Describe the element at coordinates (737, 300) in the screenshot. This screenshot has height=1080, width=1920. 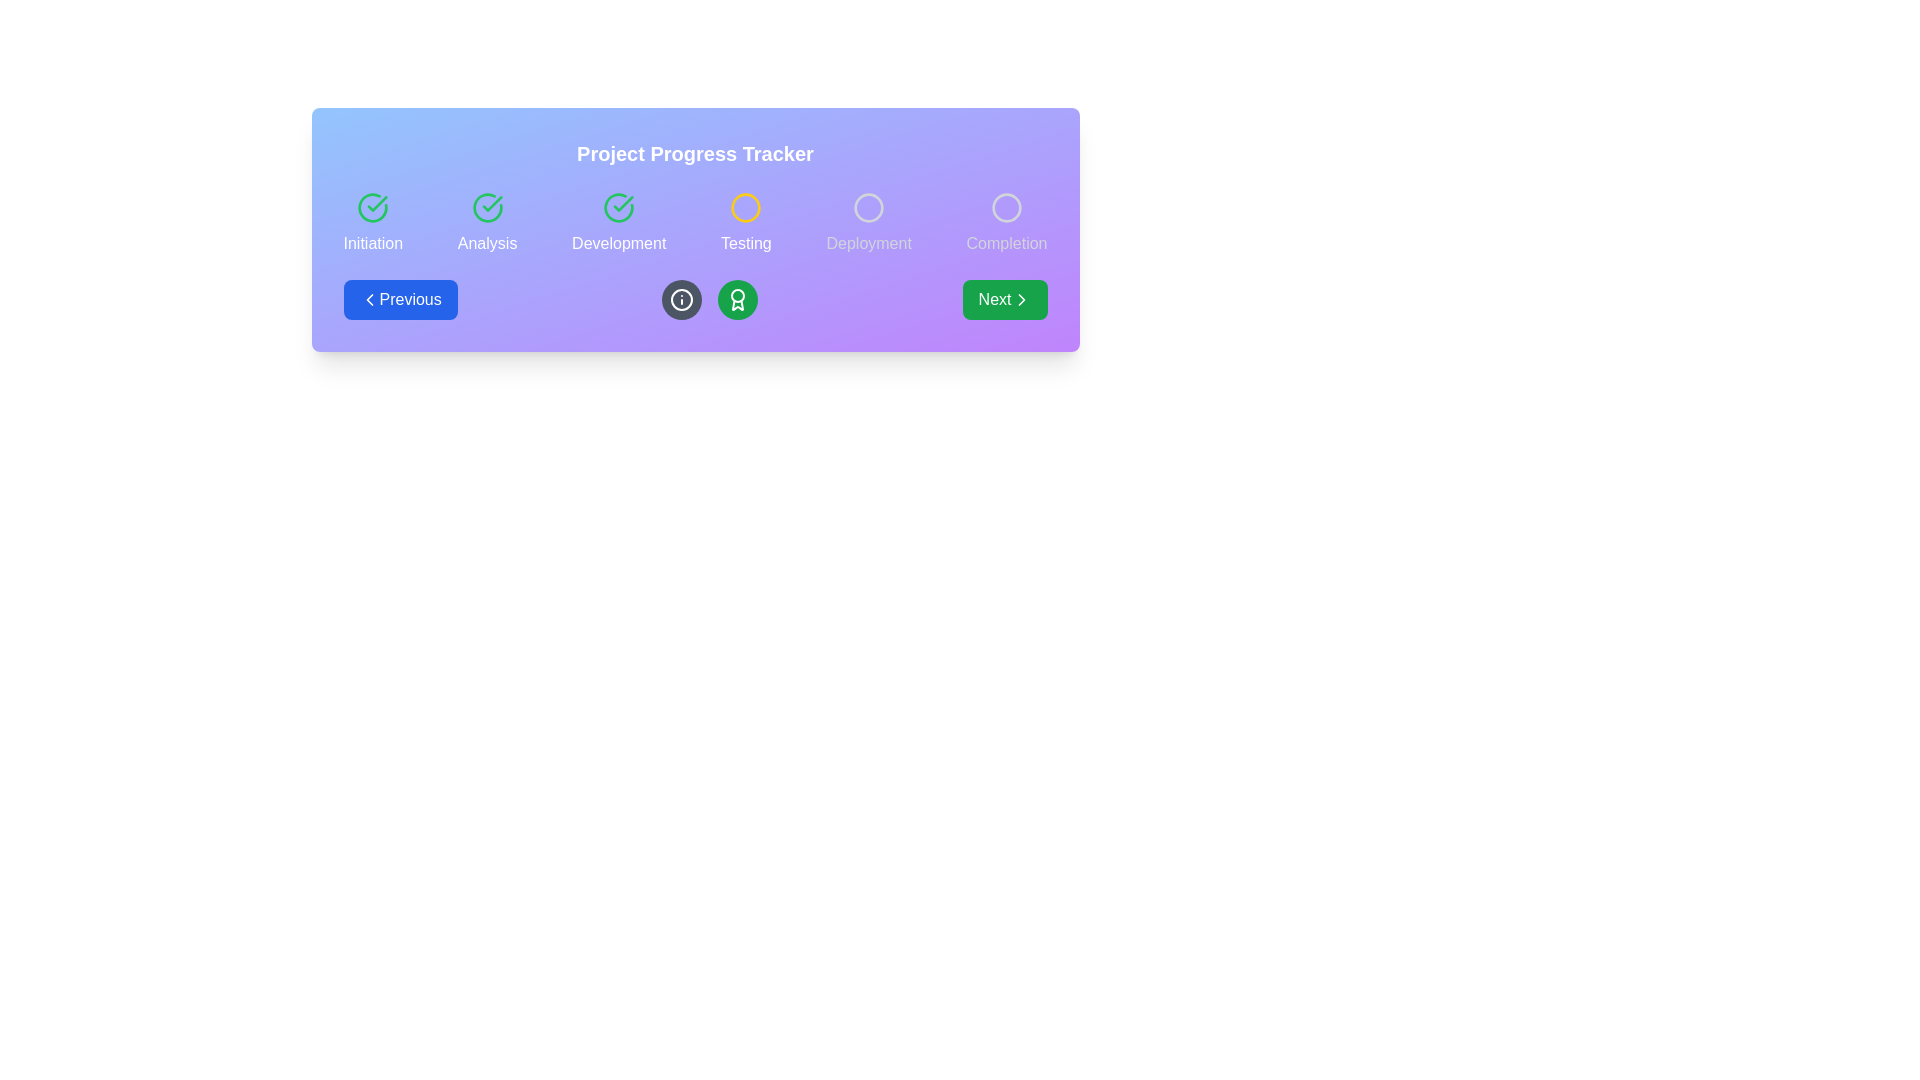
I see `the circular green badge containing the white award icon, located centrally in the bottom row of the interface, to the right of the 'i' icon and to the left of the 'Testing' progress step indicator` at that location.